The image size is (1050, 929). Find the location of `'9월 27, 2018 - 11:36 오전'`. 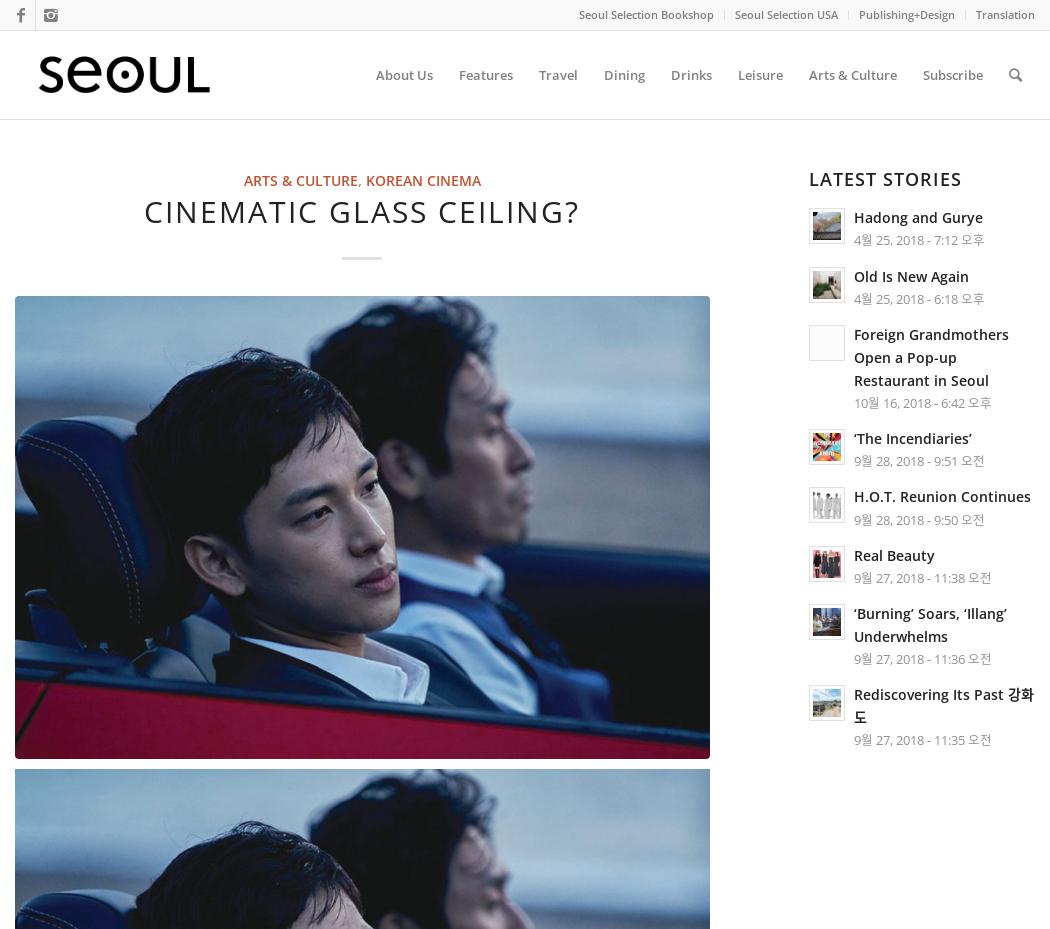

'9월 27, 2018 - 11:36 오전' is located at coordinates (922, 659).